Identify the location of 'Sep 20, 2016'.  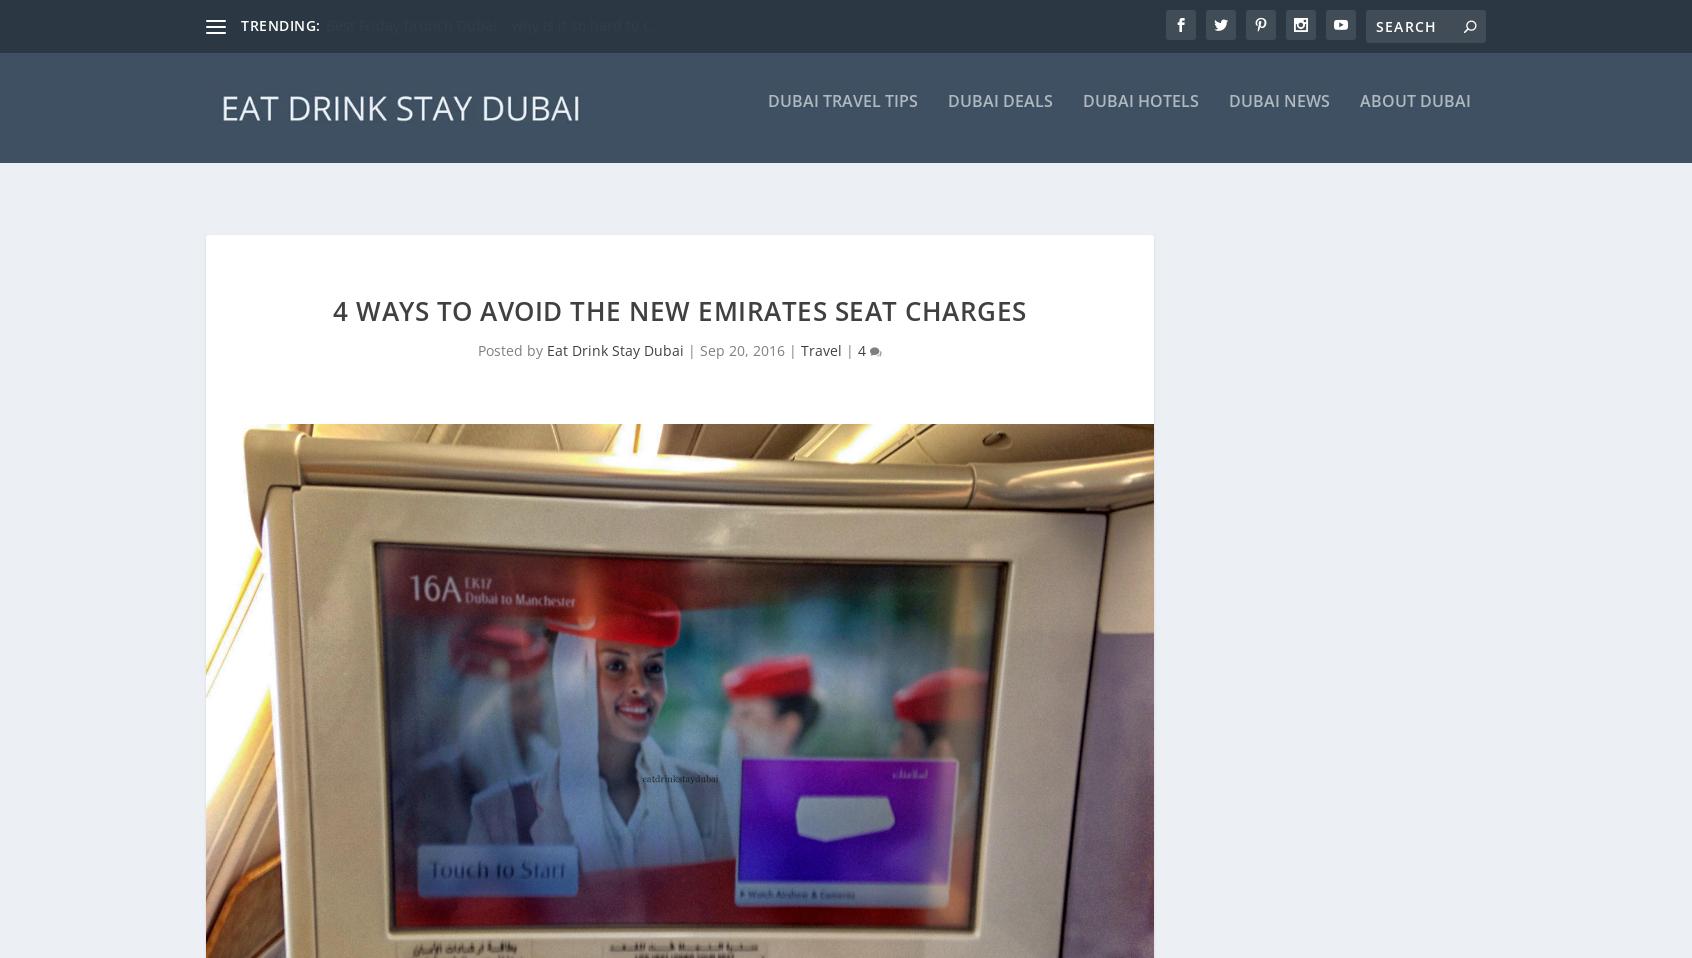
(741, 317).